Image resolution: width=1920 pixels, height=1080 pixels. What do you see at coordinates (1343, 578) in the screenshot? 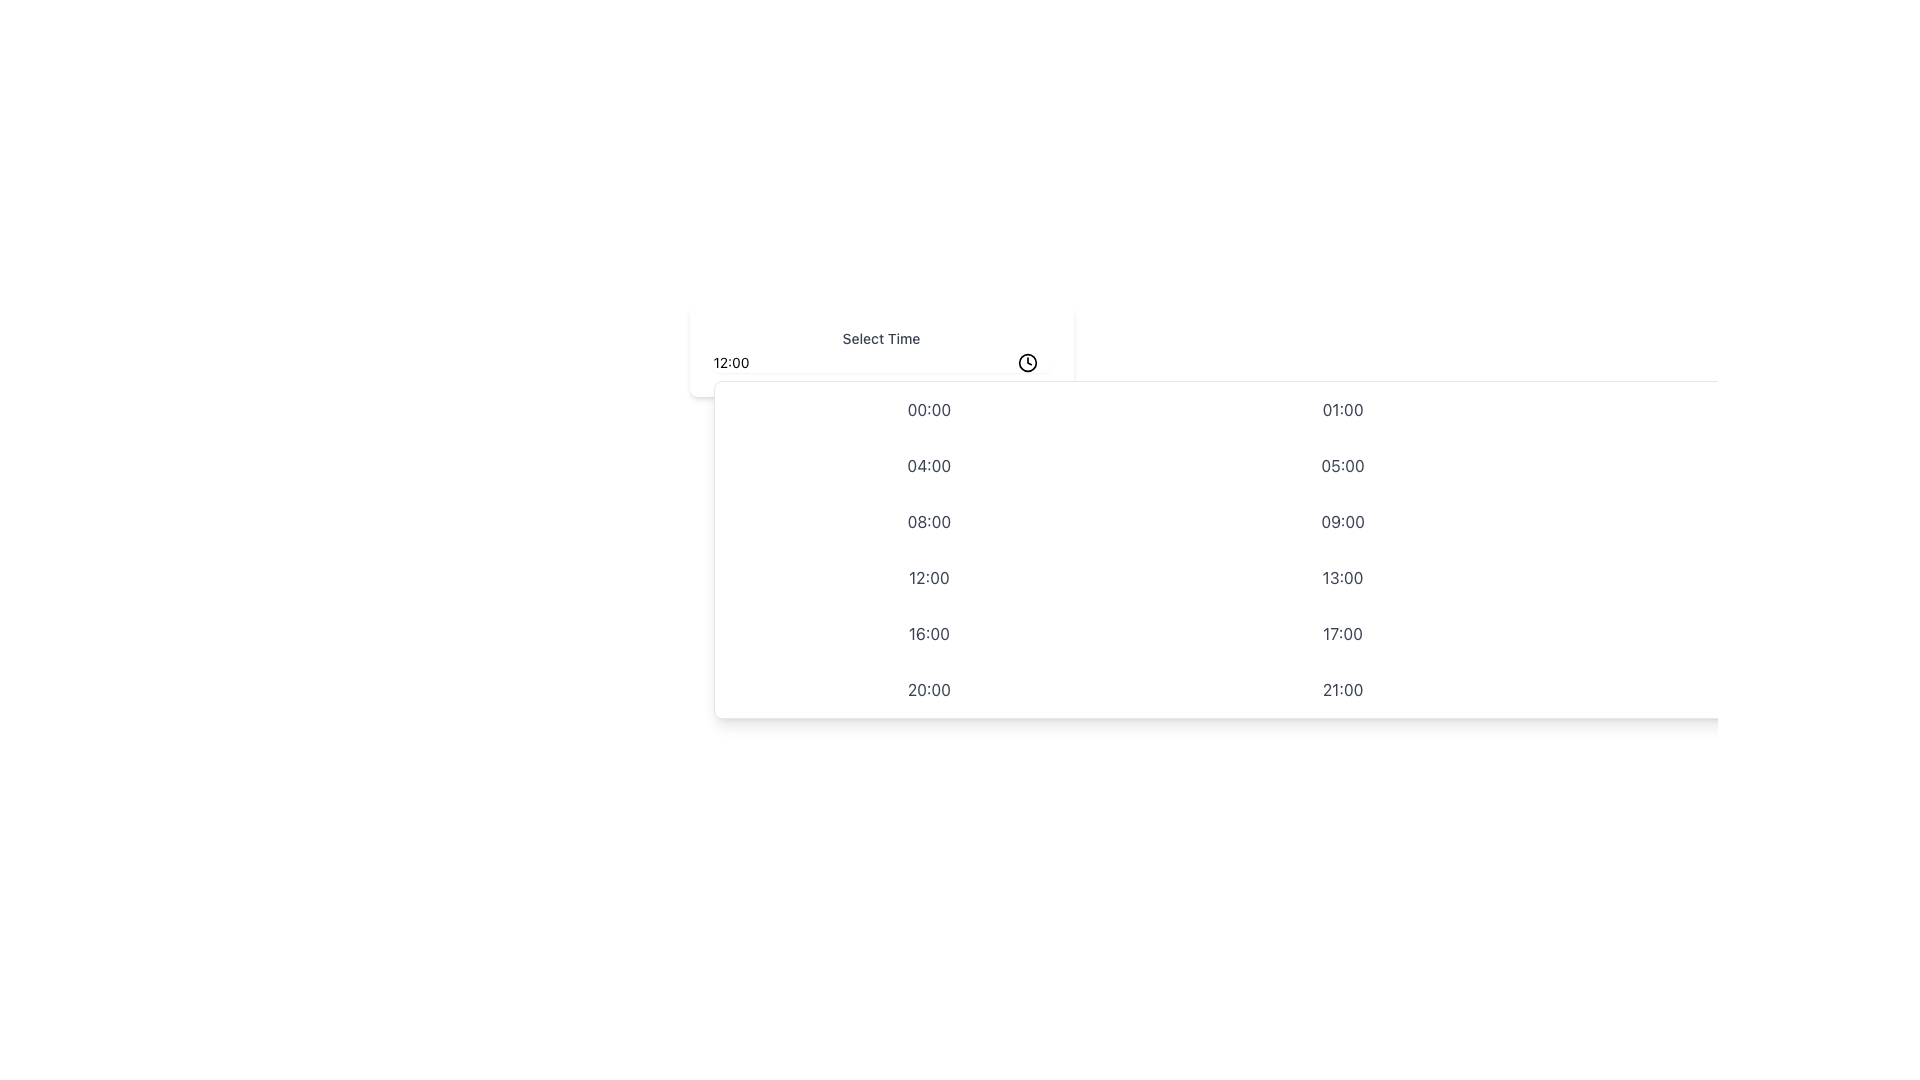
I see `the selectable time option button for '13:00' in the time picker interface to highlight it` at bounding box center [1343, 578].